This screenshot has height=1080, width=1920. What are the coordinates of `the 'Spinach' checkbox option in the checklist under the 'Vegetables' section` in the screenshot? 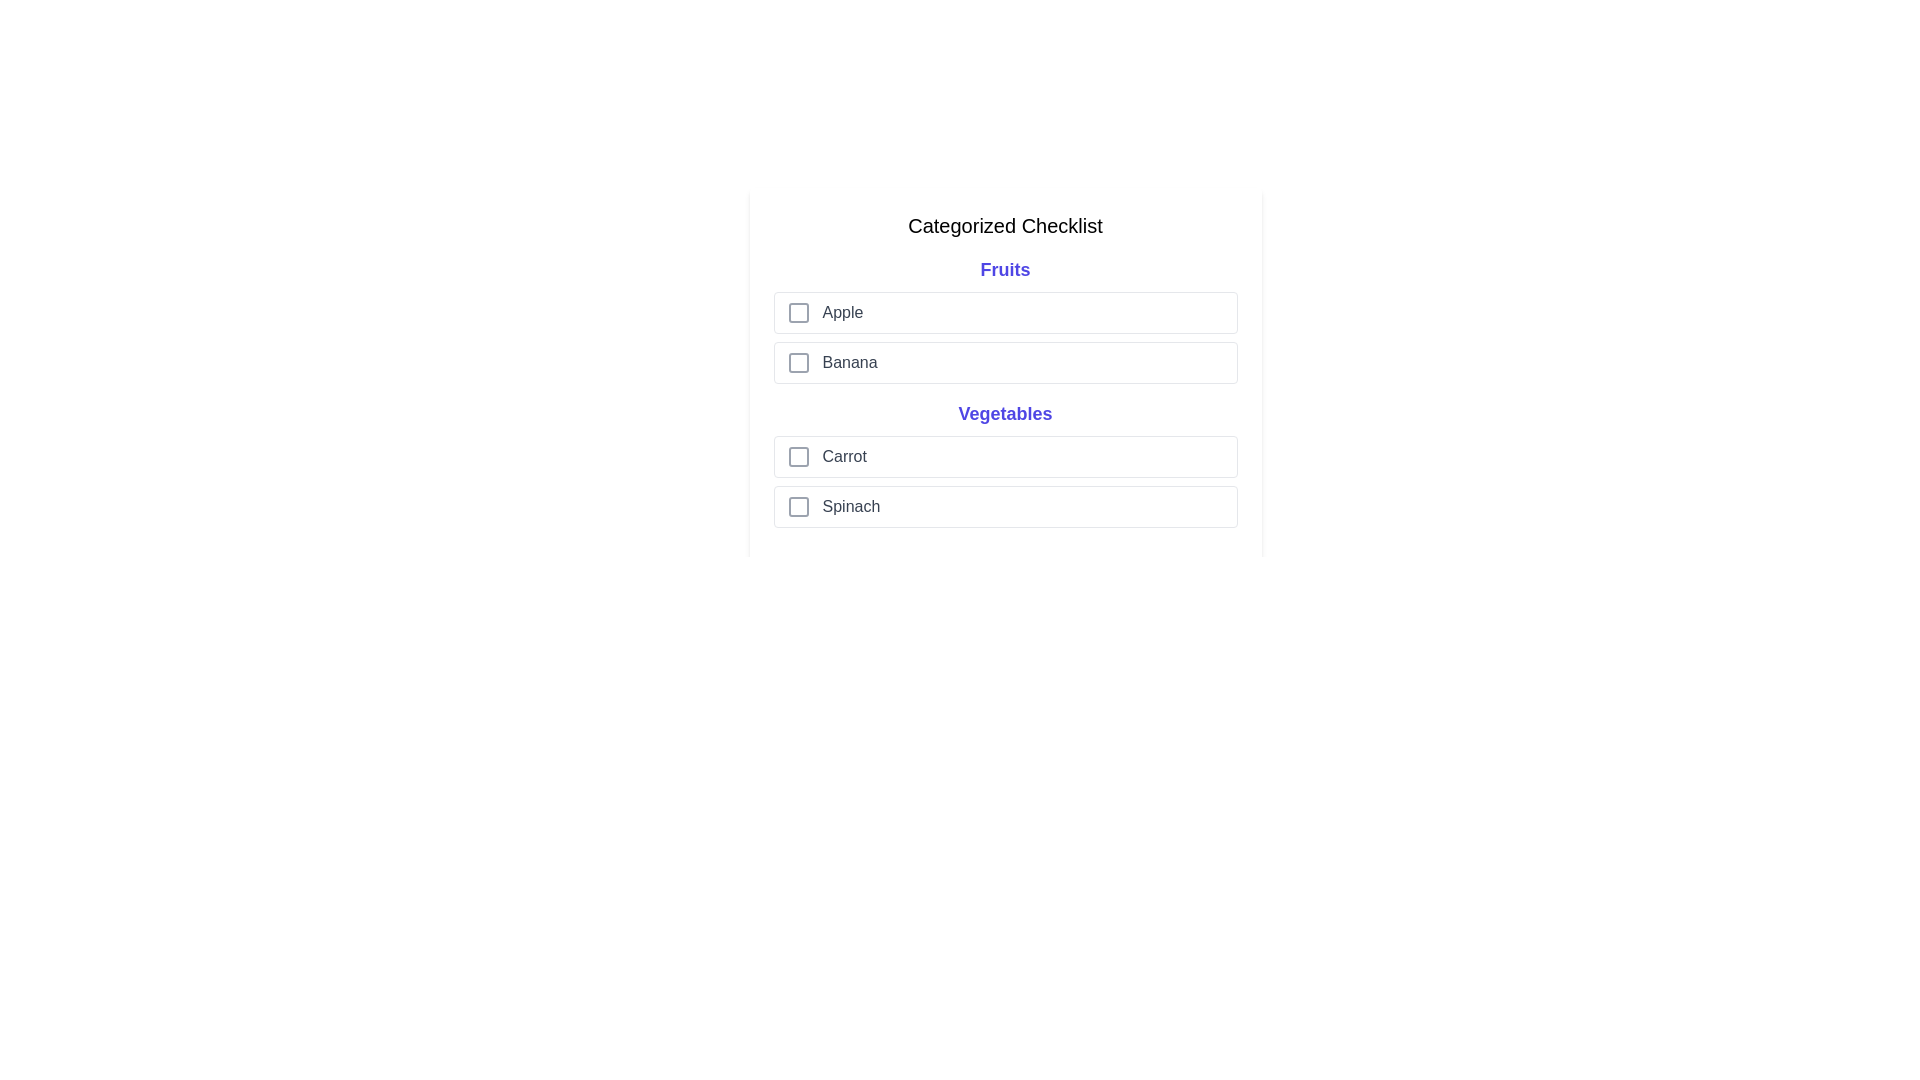 It's located at (1005, 505).